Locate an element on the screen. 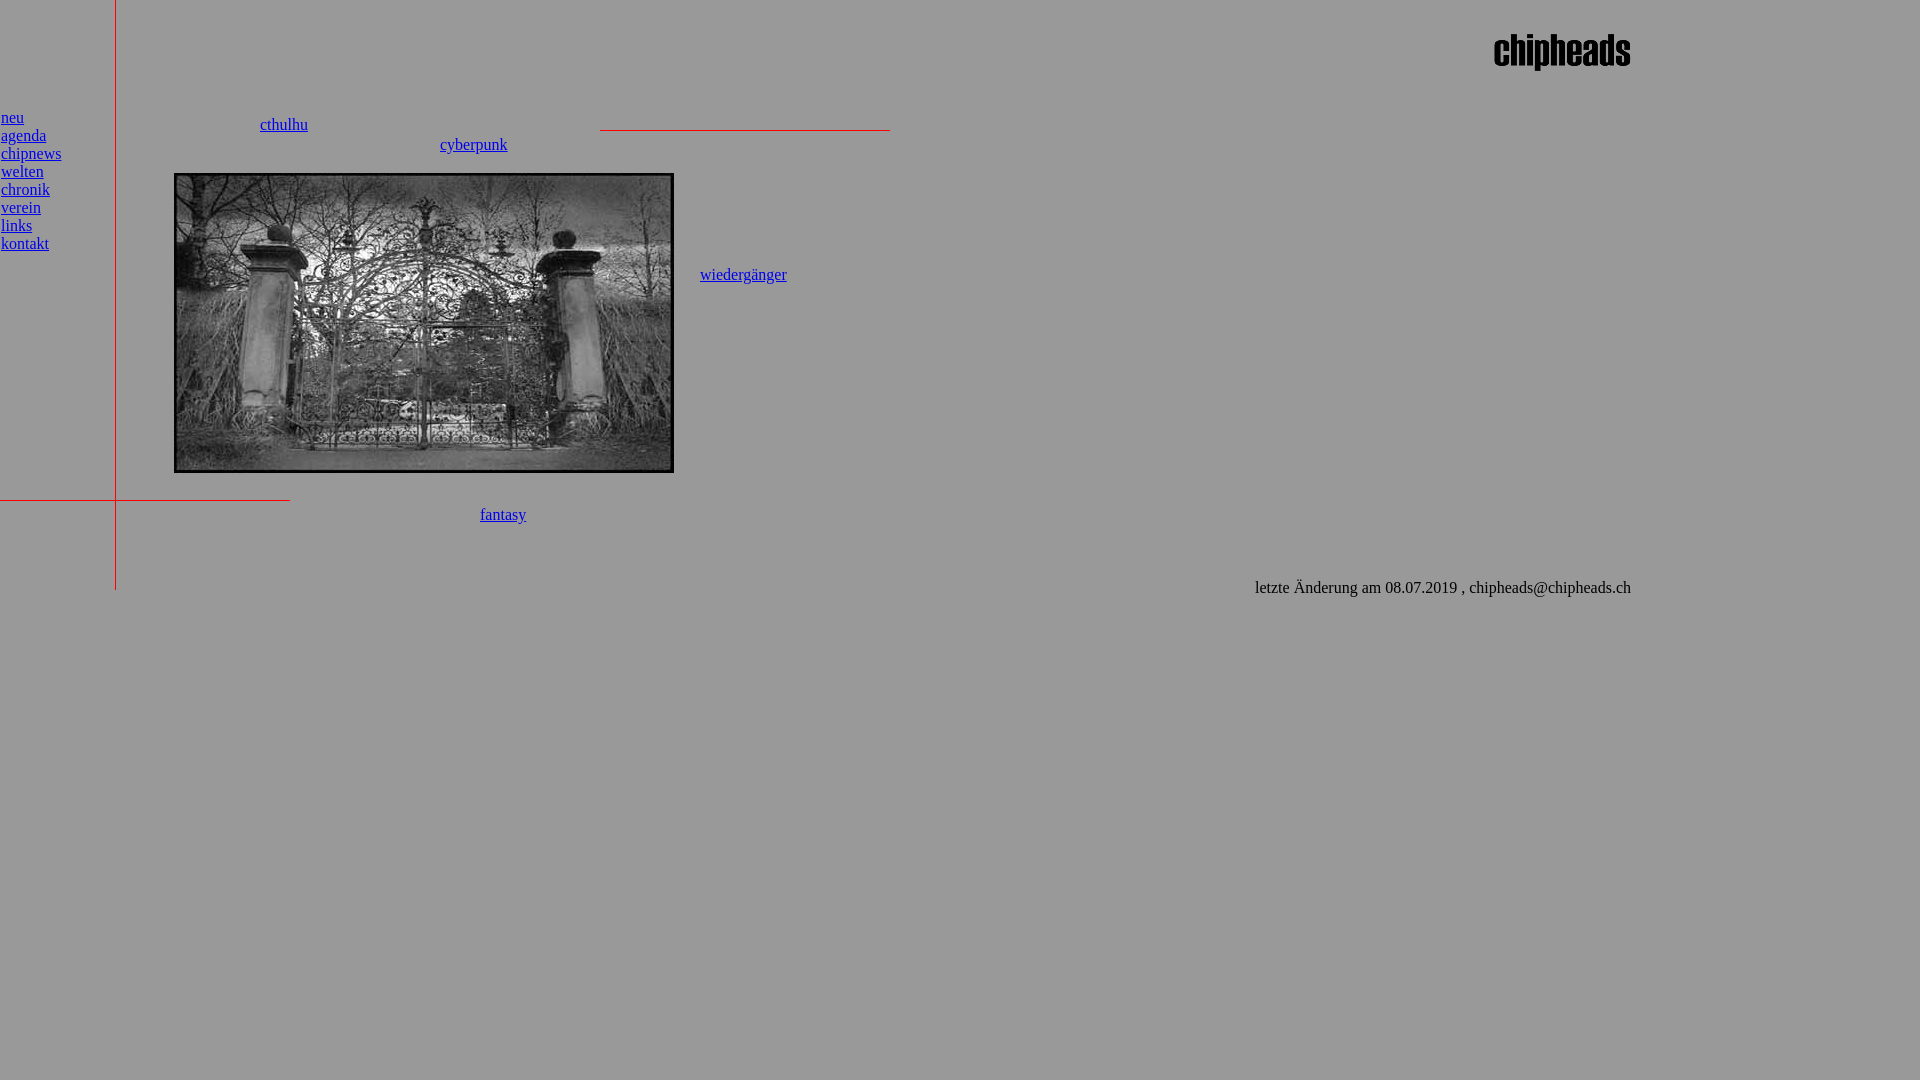  'fantasy' is located at coordinates (503, 513).